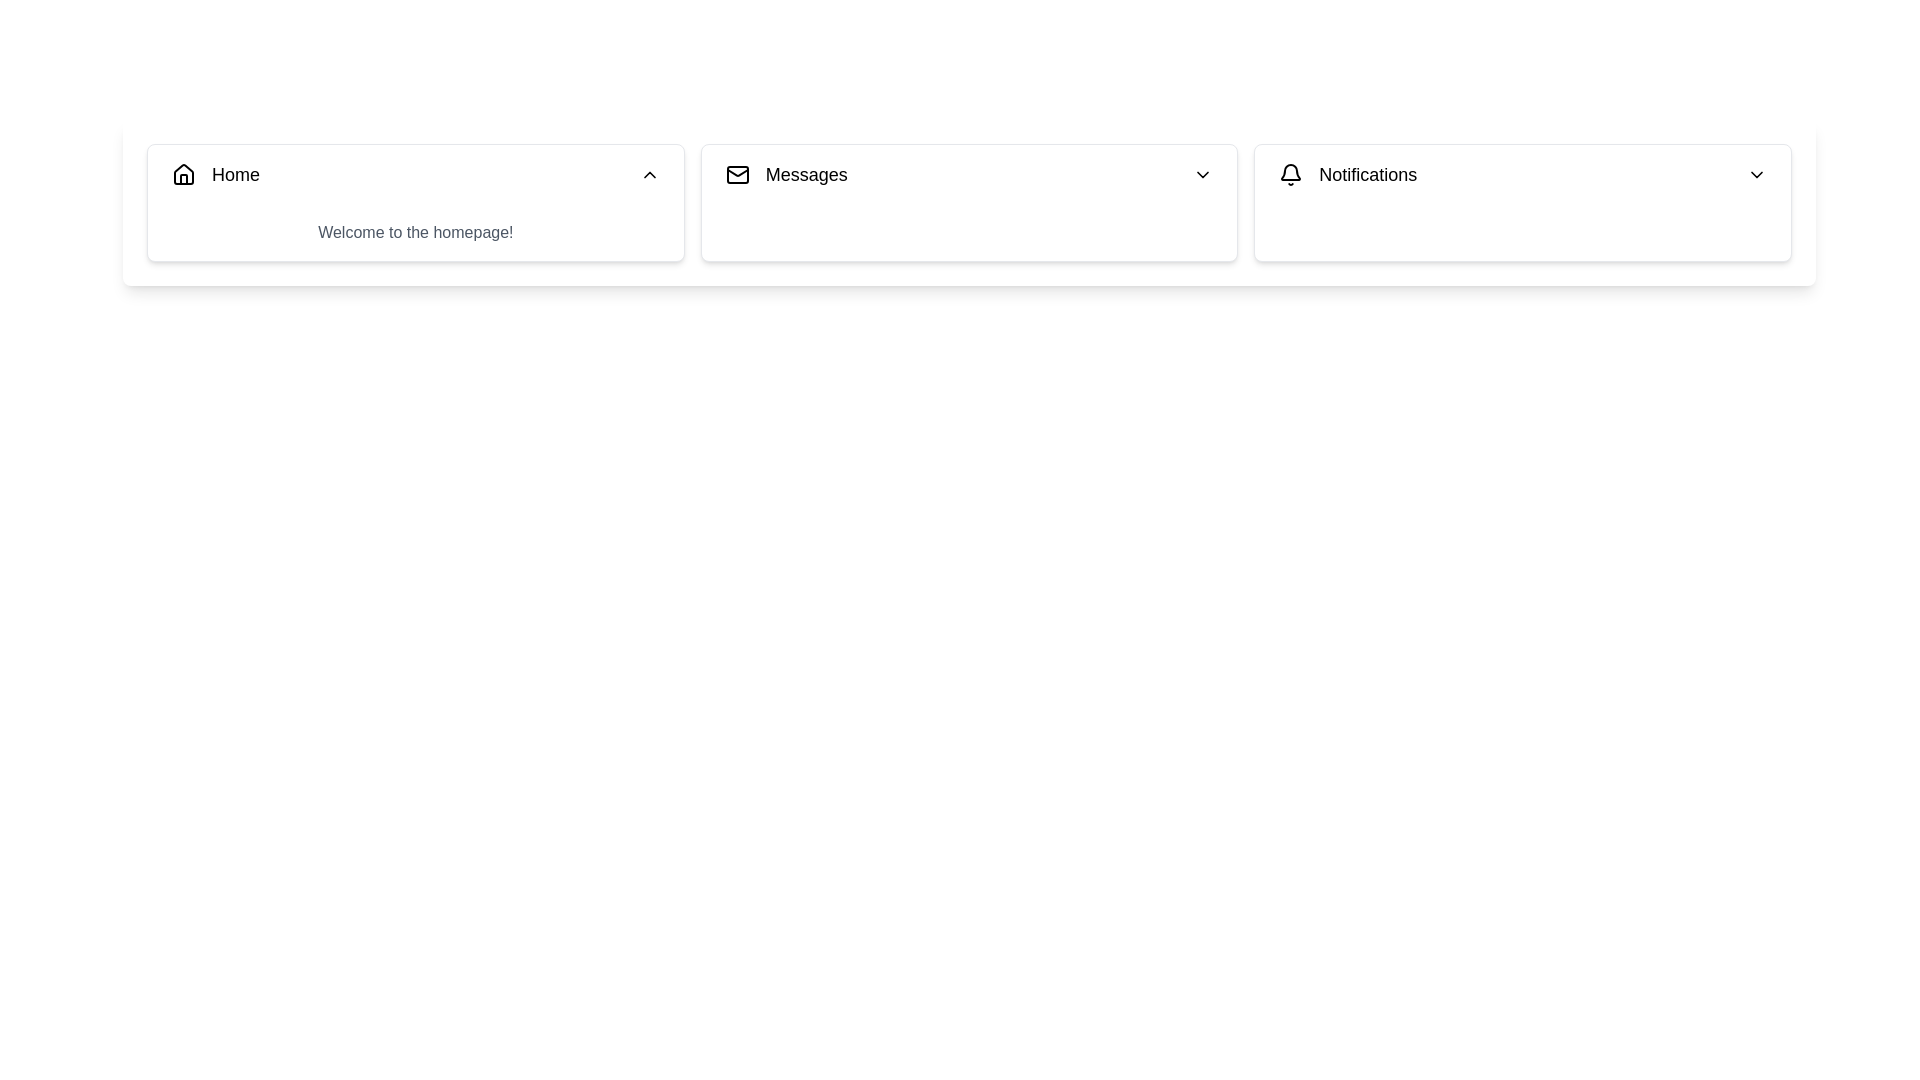 The width and height of the screenshot is (1920, 1080). What do you see at coordinates (235, 173) in the screenshot?
I see `the 'Home' text label, which is a medium-sized, bold font label part of the navigation structure, positioned to the right of a house-shaped icon` at bounding box center [235, 173].